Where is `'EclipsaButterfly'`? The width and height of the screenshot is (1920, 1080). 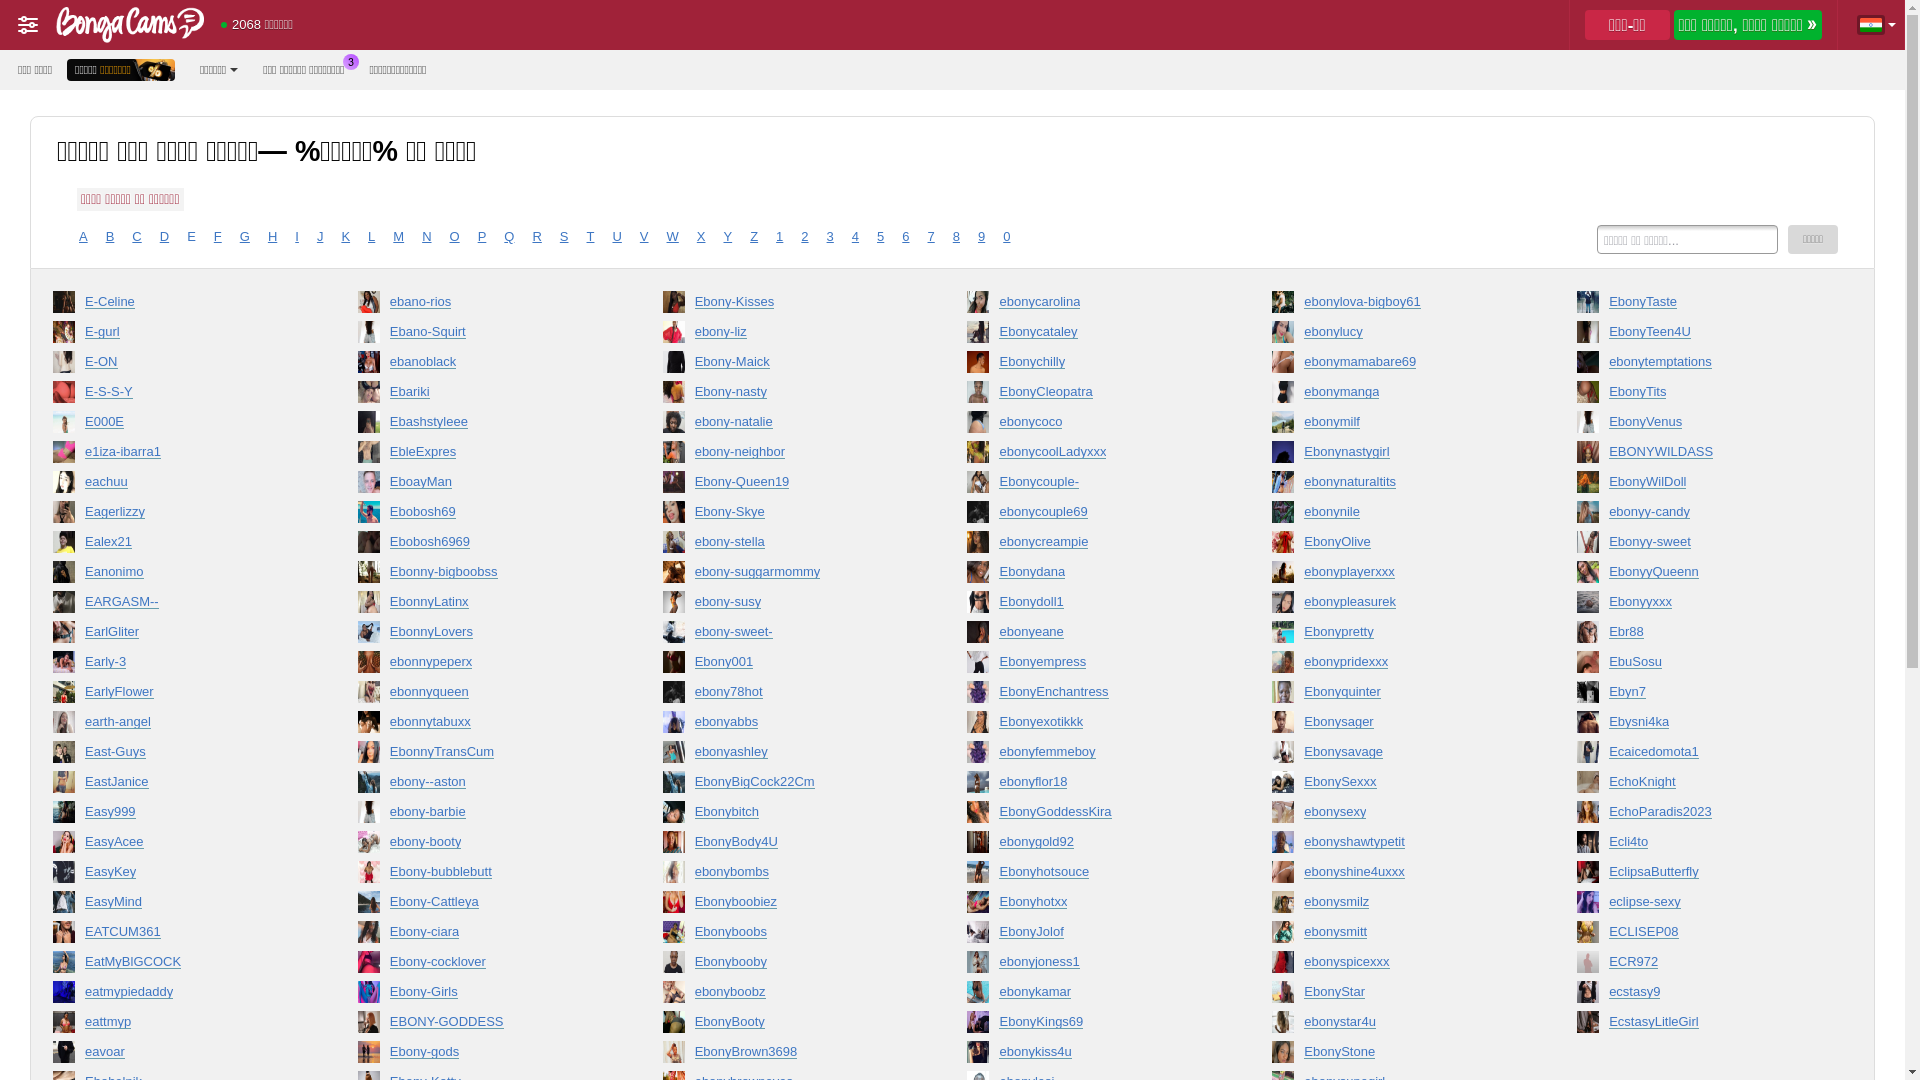 'EclipsaButterfly' is located at coordinates (1699, 874).